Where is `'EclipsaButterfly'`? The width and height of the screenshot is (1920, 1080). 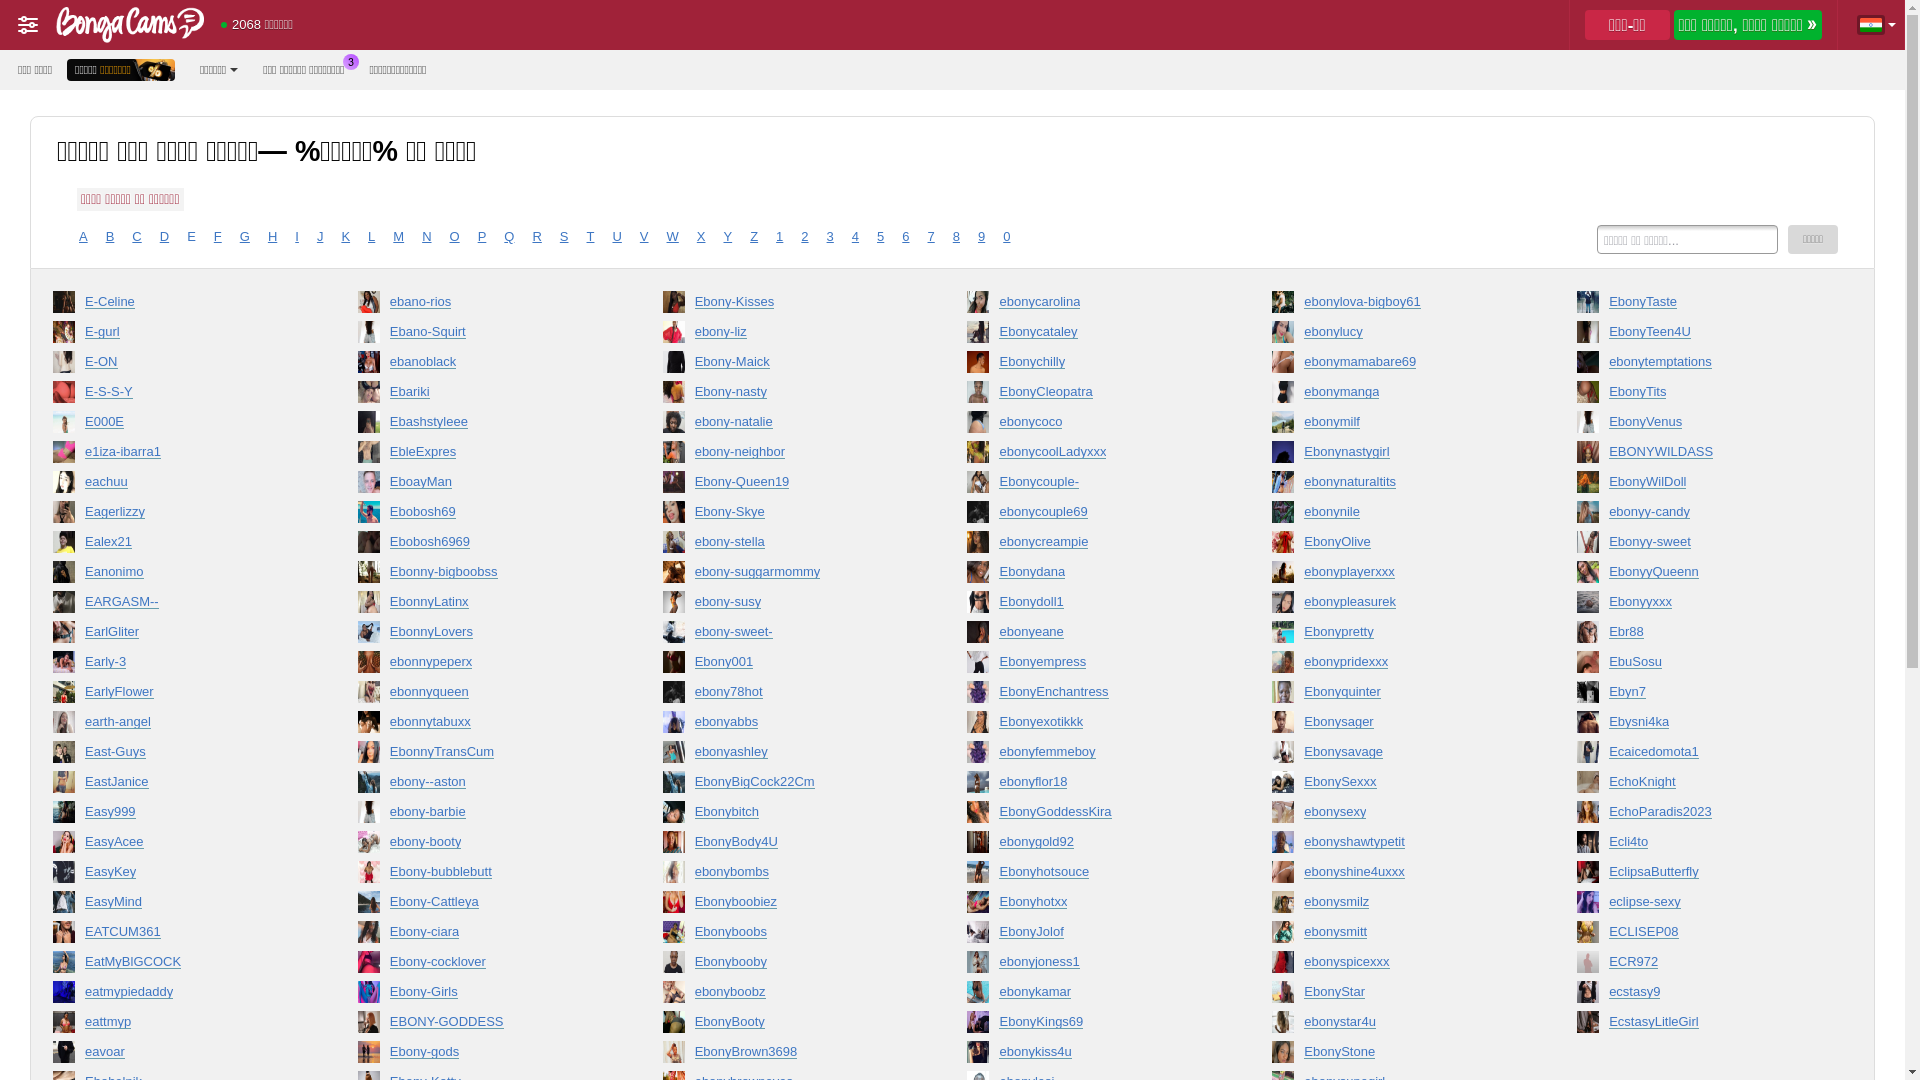 'EclipsaButterfly' is located at coordinates (1699, 874).